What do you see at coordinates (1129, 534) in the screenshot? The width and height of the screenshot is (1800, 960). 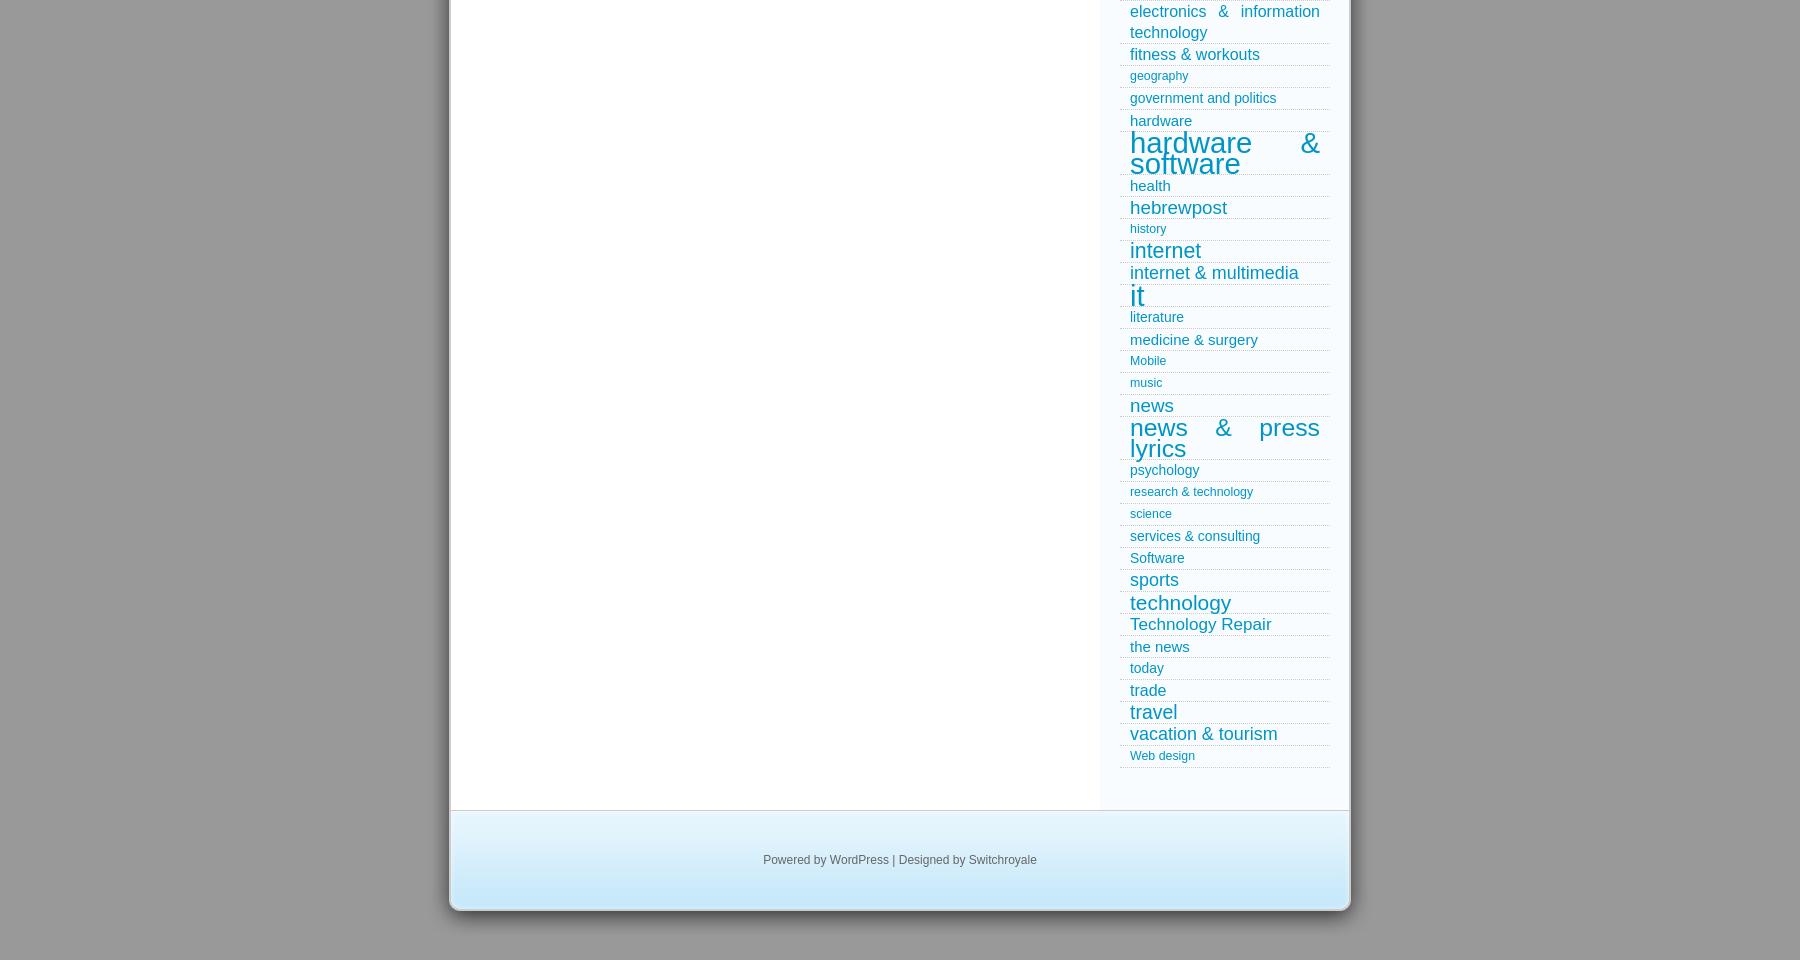 I see `'services & consulting'` at bounding box center [1129, 534].